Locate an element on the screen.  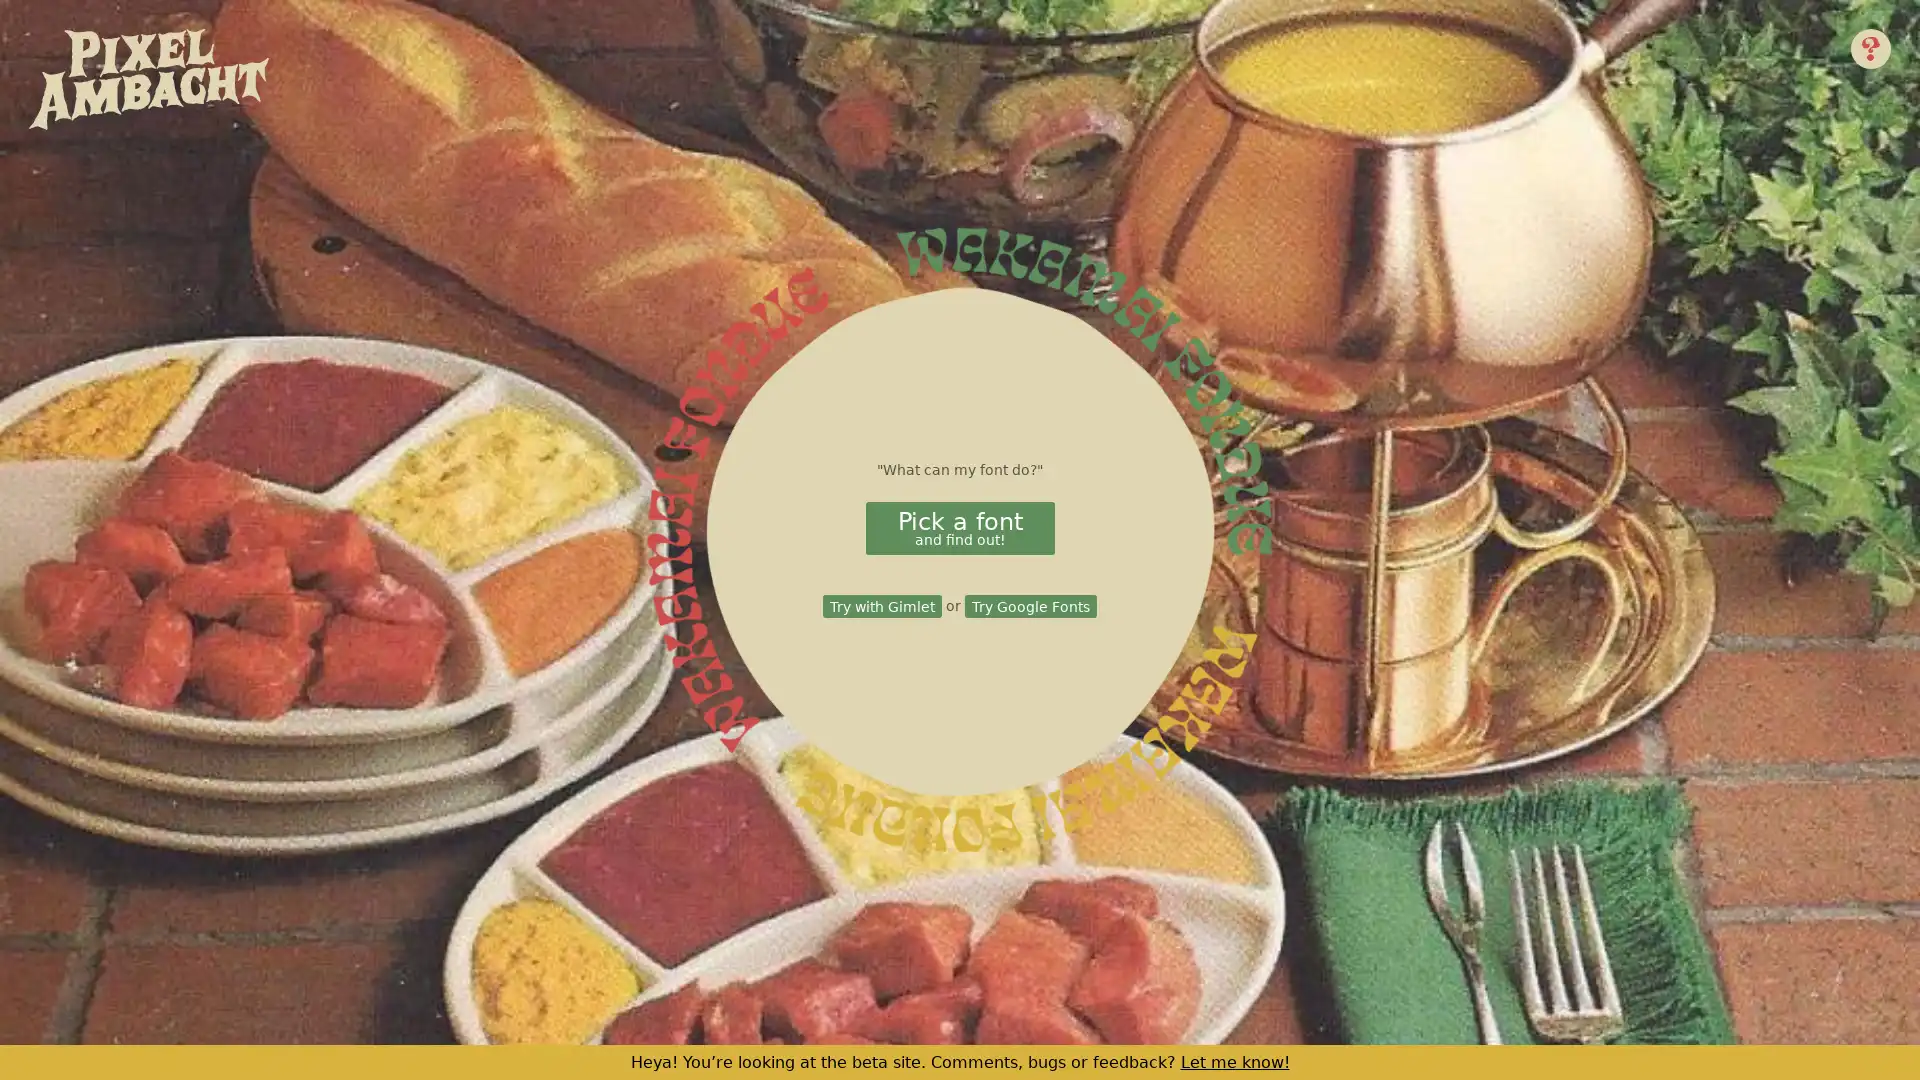
Choose File is located at coordinates (1049, 543).